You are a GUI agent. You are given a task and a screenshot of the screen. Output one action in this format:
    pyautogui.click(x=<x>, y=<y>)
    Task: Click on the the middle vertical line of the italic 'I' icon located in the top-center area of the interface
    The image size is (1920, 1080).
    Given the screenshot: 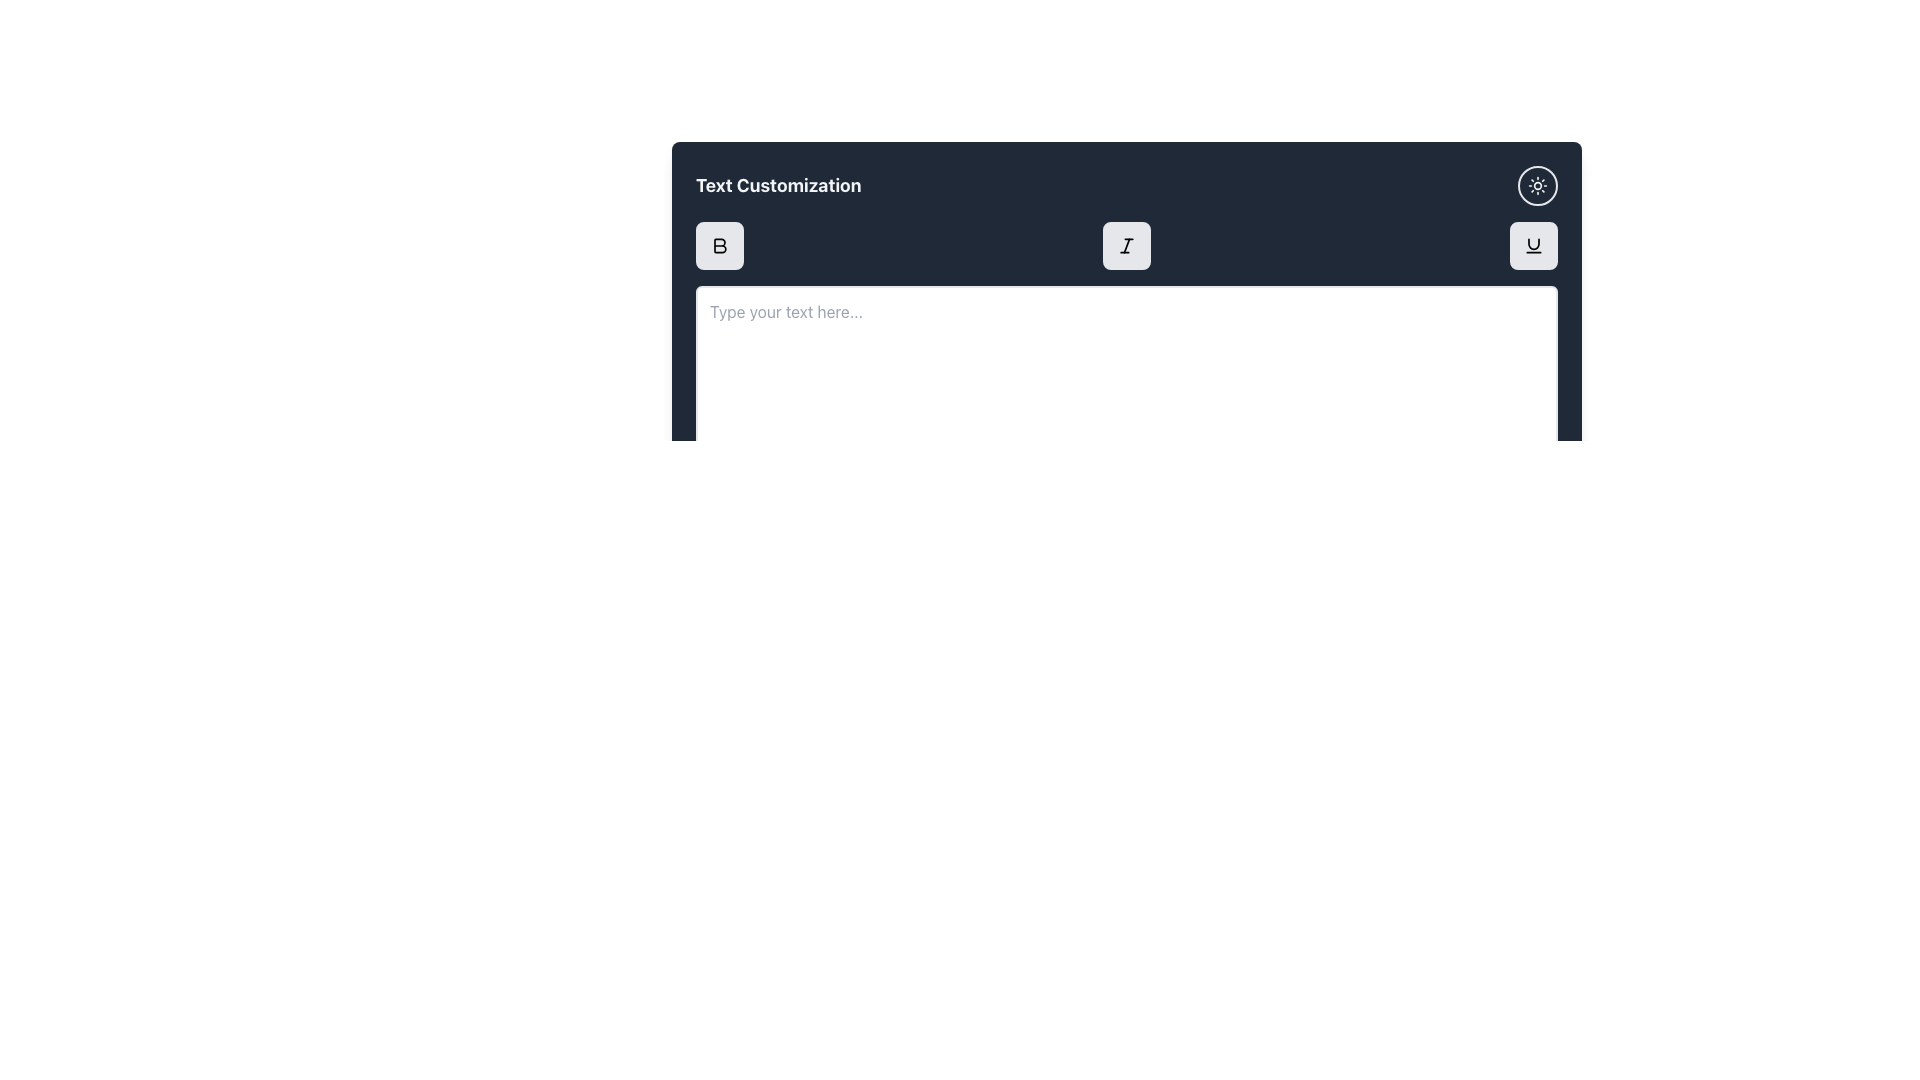 What is the action you would take?
    pyautogui.click(x=1127, y=245)
    